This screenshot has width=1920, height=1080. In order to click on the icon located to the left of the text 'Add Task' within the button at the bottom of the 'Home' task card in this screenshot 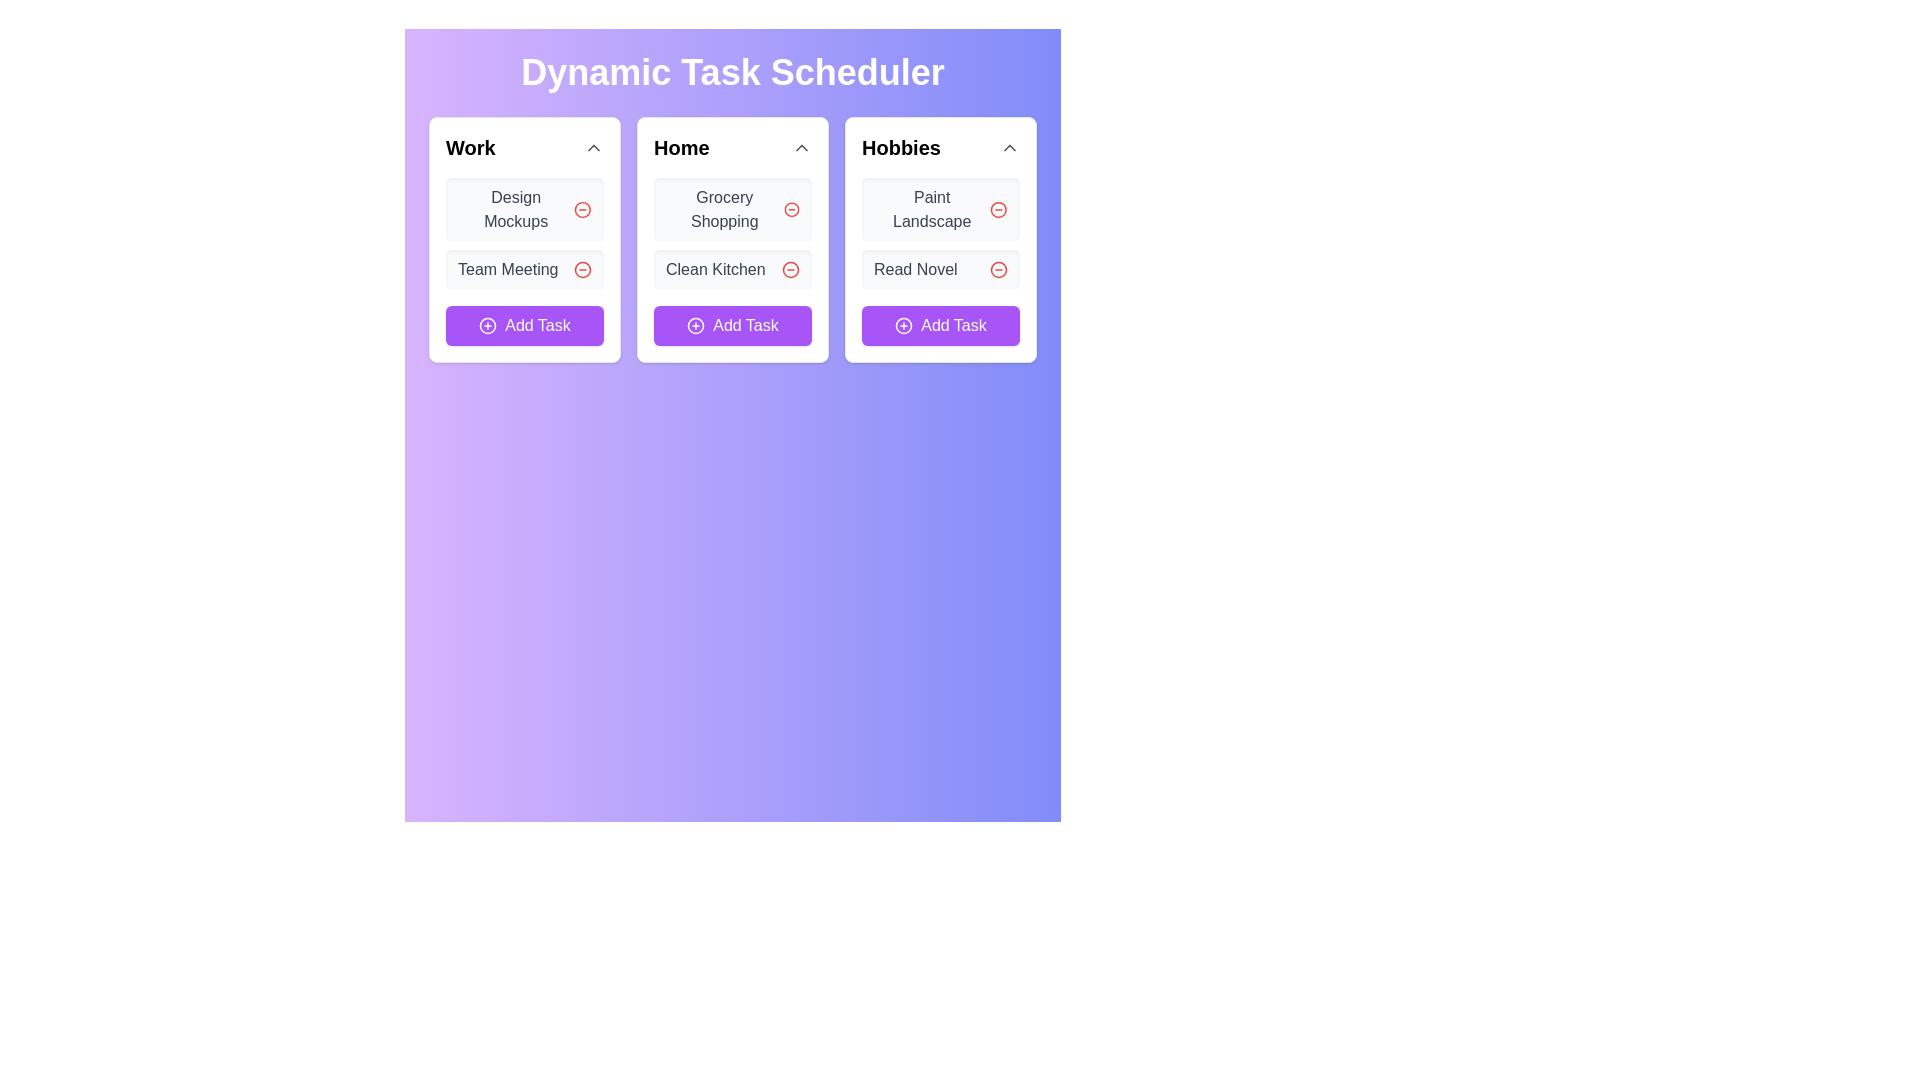, I will do `click(696, 325)`.